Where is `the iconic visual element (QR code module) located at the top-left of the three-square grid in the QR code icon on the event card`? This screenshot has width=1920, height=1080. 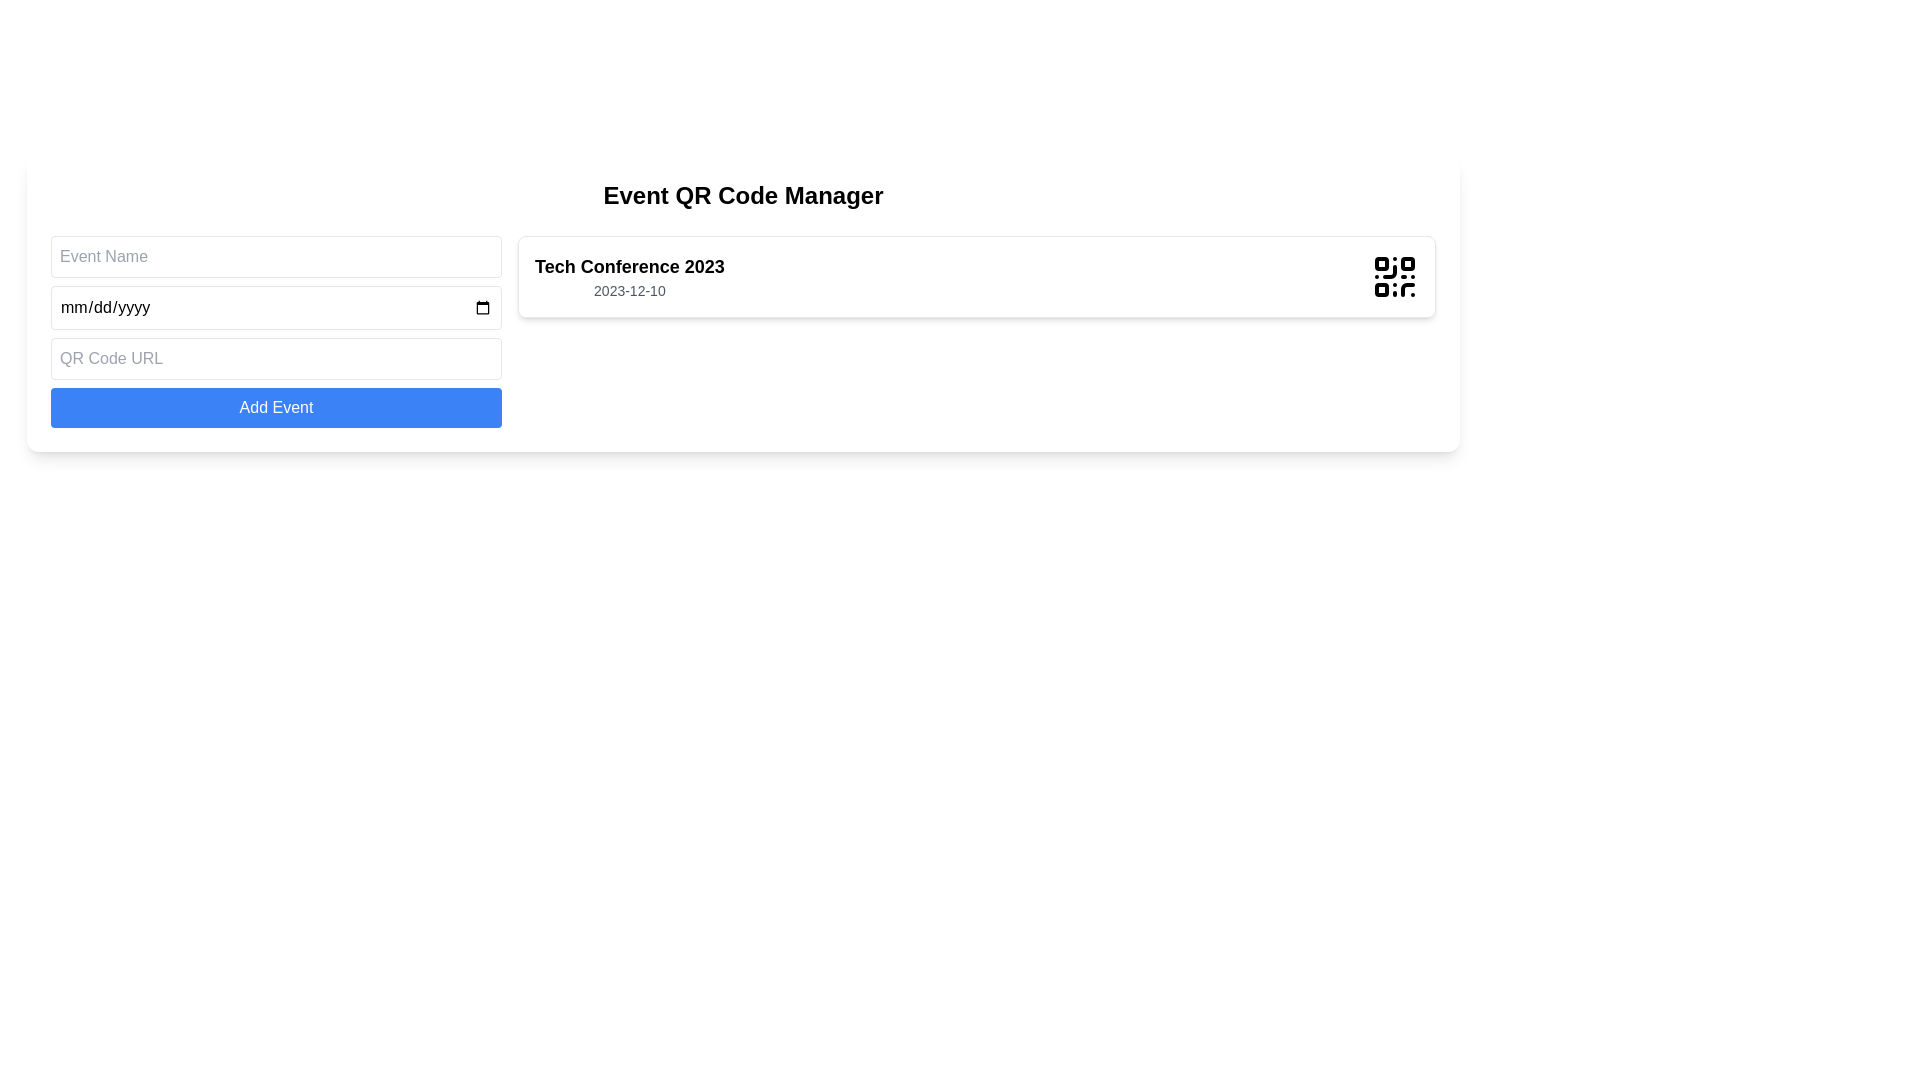 the iconic visual element (QR code module) located at the top-left of the three-square grid in the QR code icon on the event card is located at coordinates (1381, 262).